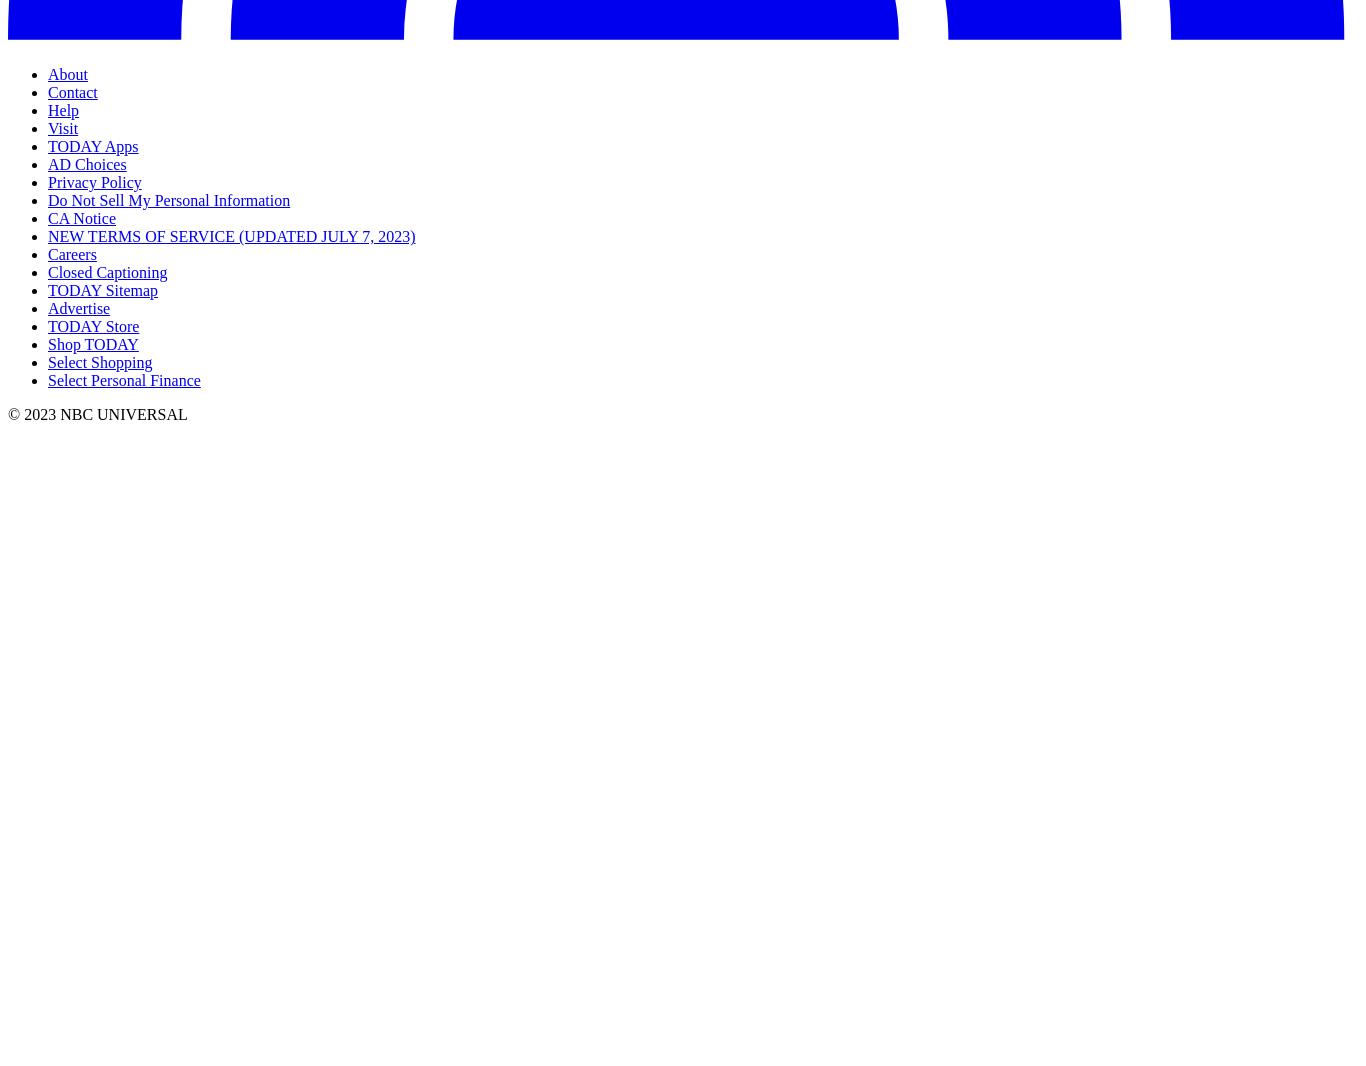 This screenshot has height=1066, width=1366. Describe the element at coordinates (68, 73) in the screenshot. I see `'About'` at that location.